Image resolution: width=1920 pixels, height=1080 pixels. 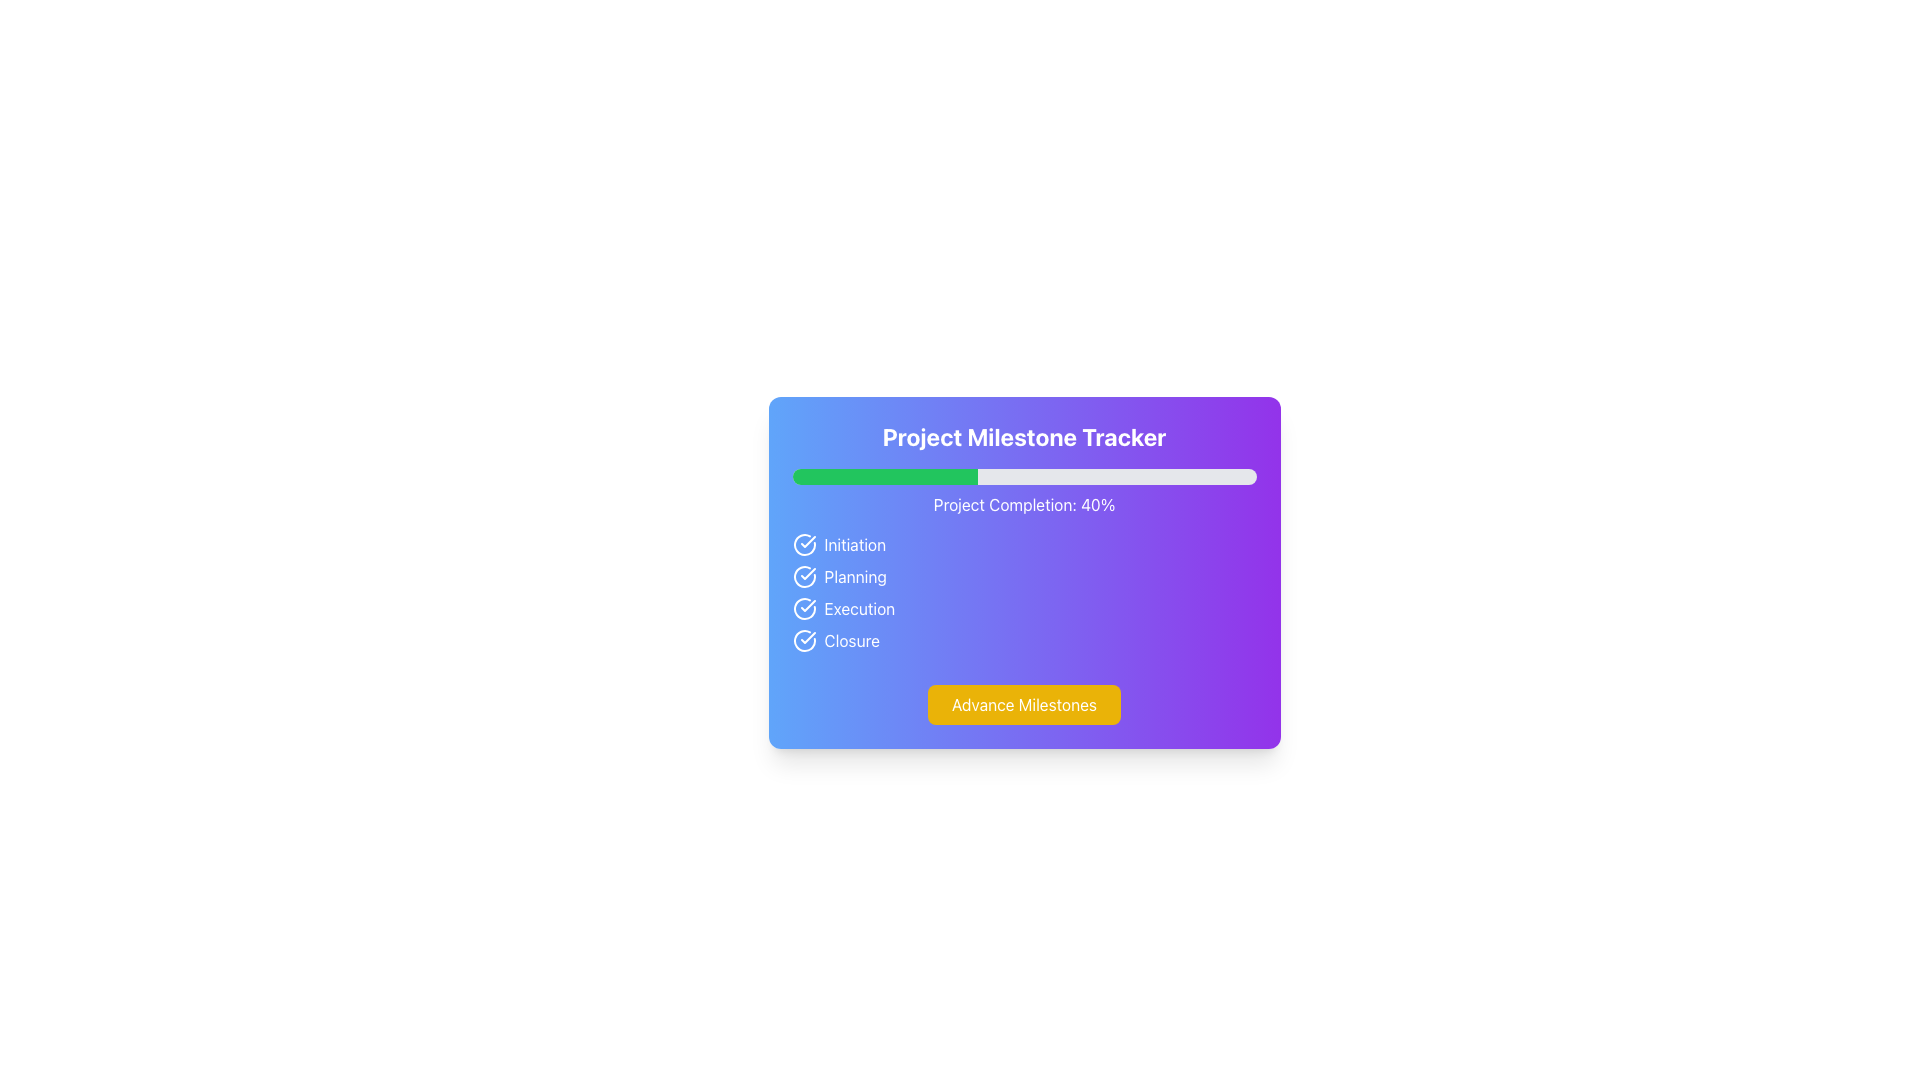 What do you see at coordinates (807, 542) in the screenshot?
I see `the checkmark vector graphic in the SVG icon, which is styled with thin strokes and rounded edges, located next to its text label` at bounding box center [807, 542].